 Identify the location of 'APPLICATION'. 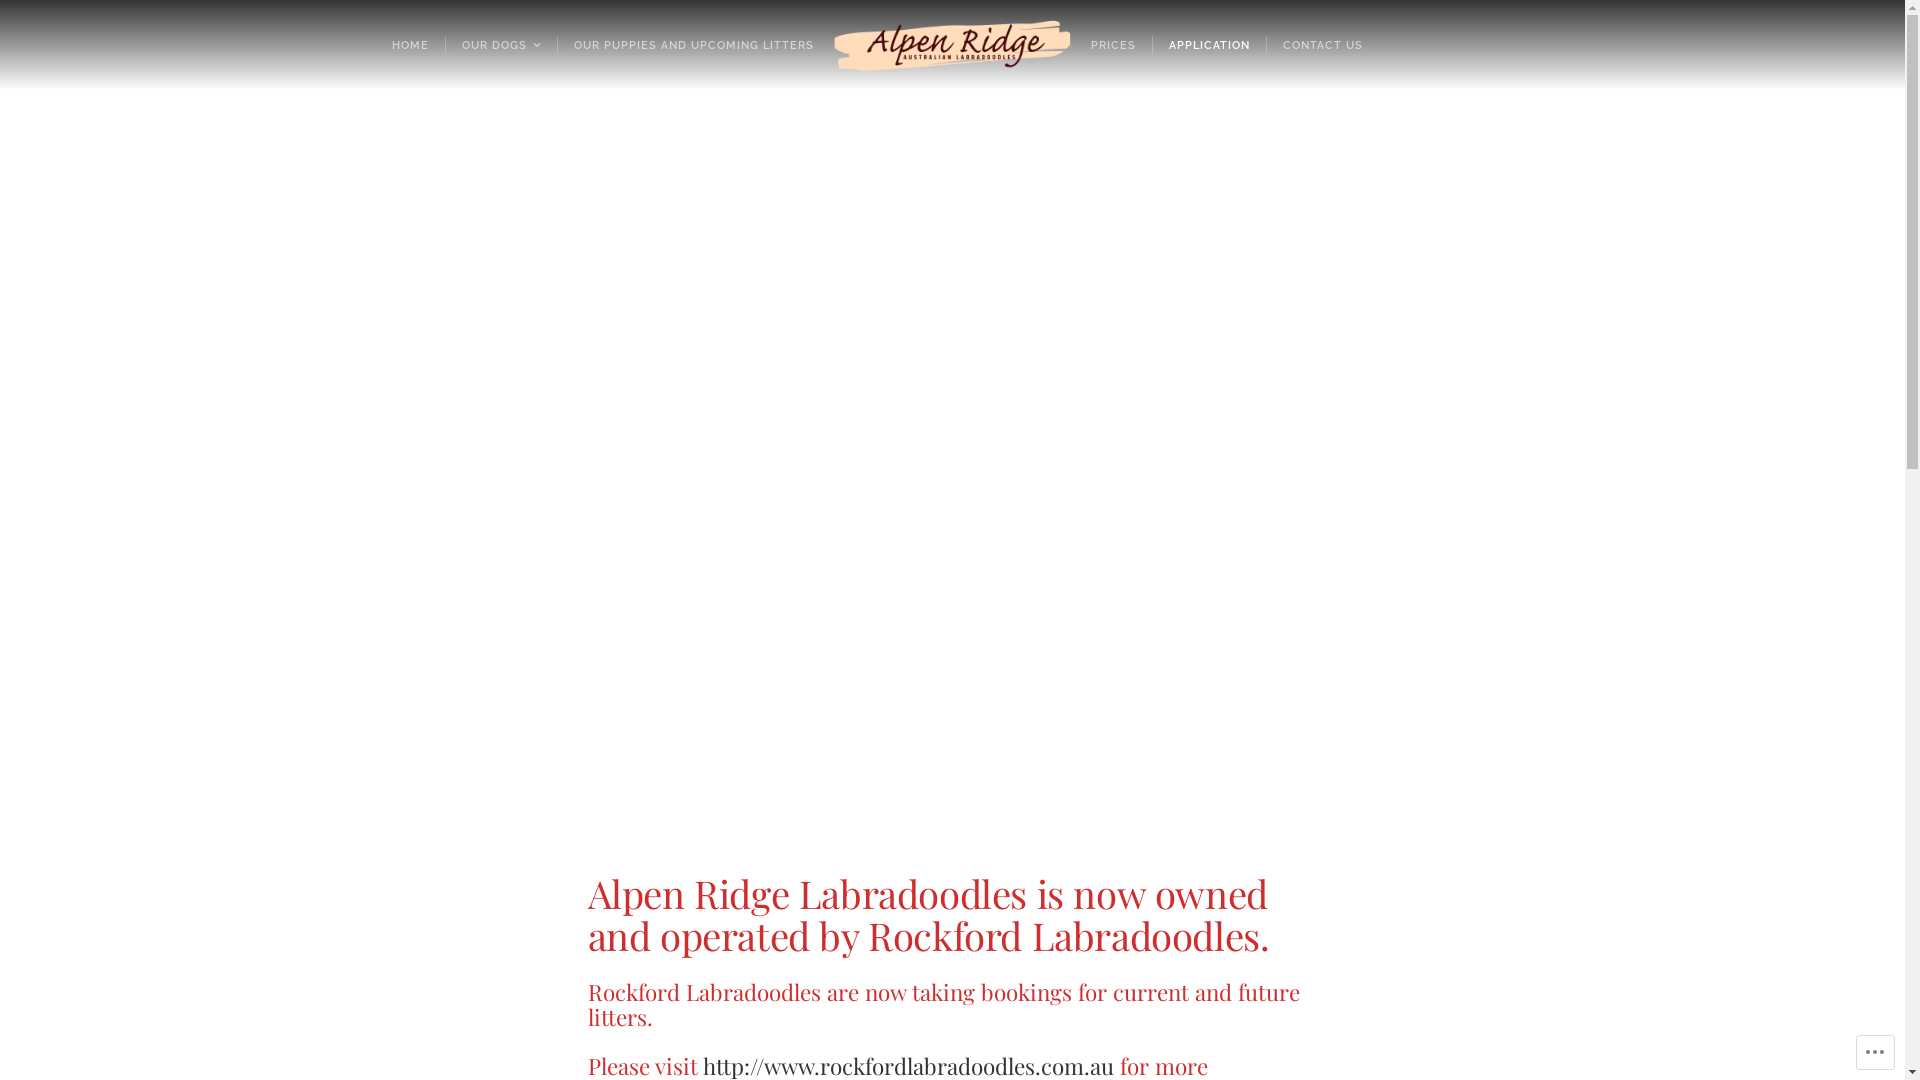
(1152, 45).